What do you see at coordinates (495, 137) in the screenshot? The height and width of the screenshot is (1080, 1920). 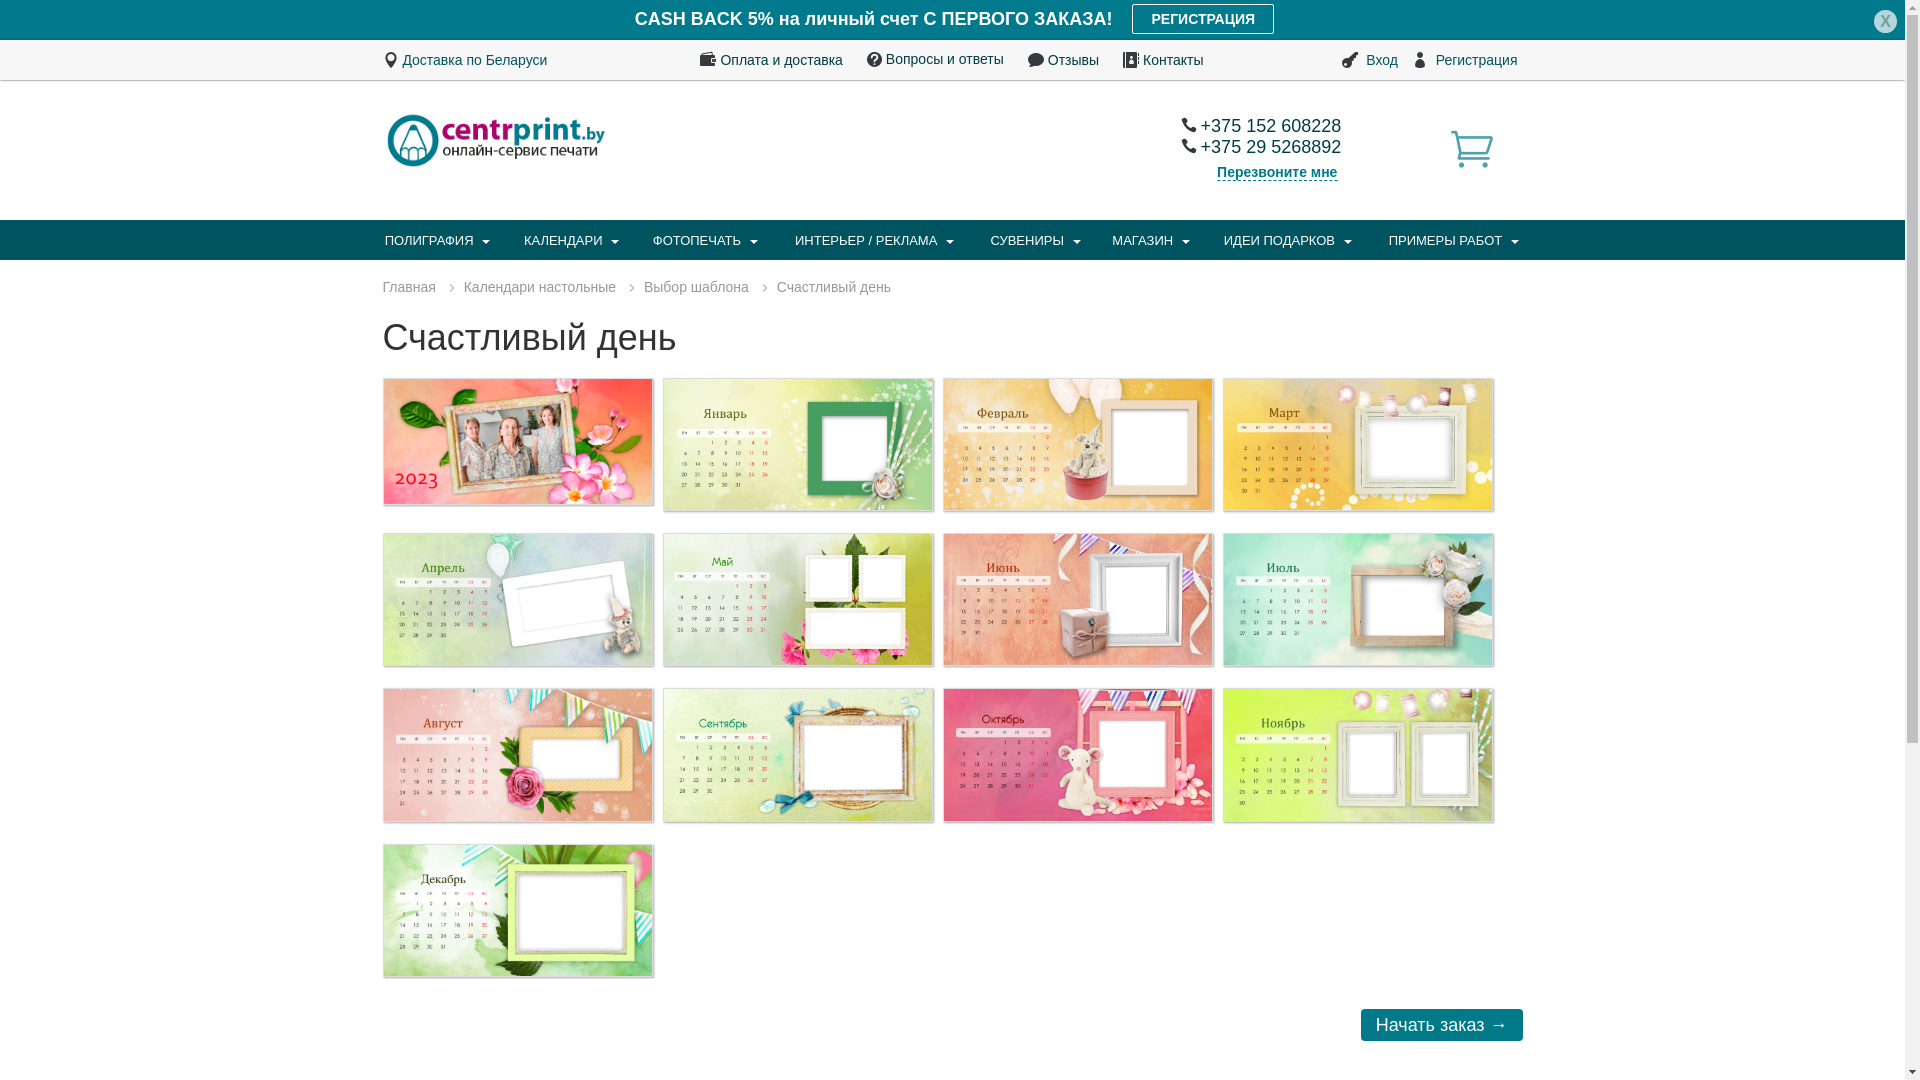 I see `'Centrprint.by'` at bounding box center [495, 137].